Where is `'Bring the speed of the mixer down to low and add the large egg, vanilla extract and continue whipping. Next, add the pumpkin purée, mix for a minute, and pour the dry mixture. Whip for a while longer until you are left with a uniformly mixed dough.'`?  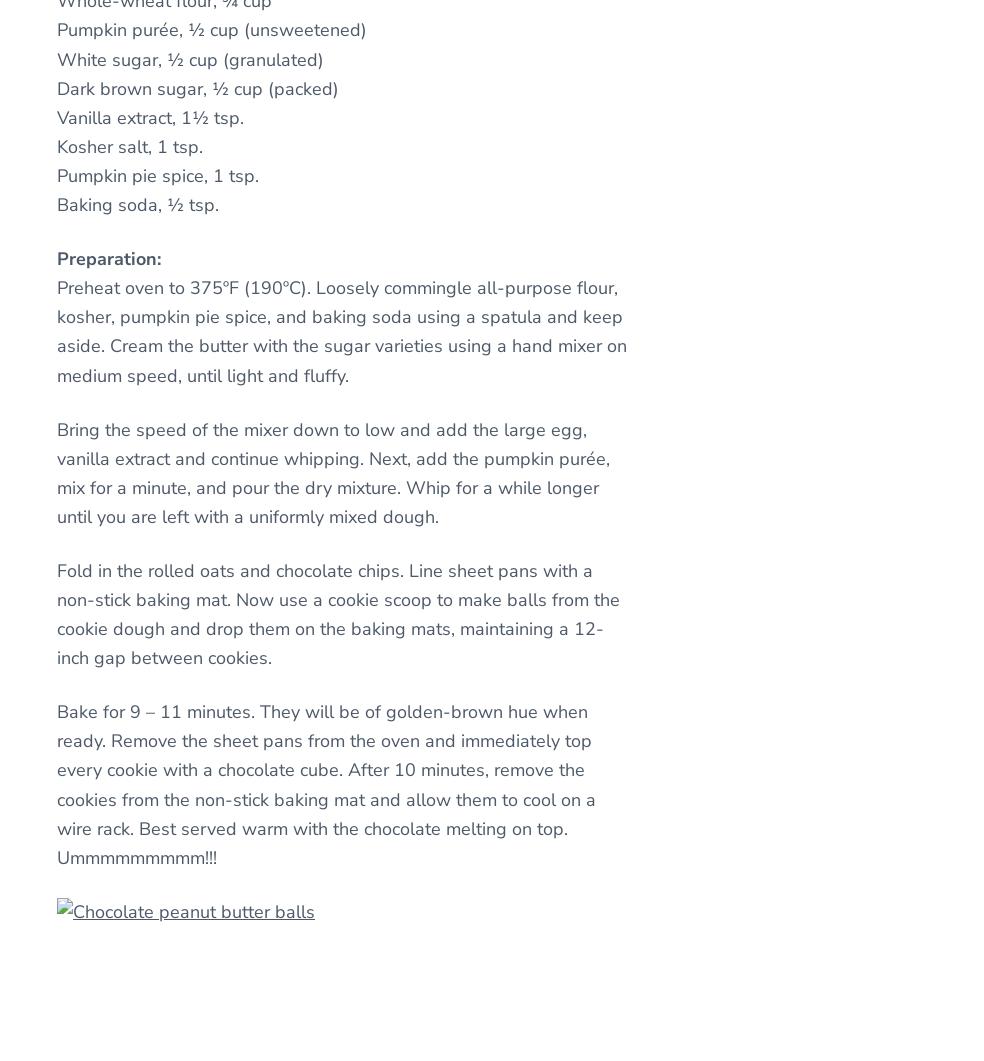
'Bring the speed of the mixer down to low and add the large egg, vanilla extract and continue whipping. Next, add the pumpkin purée, mix for a minute, and pour the dry mixture. Whip for a while longer until you are left with a uniformly mixed dough.' is located at coordinates (332, 472).